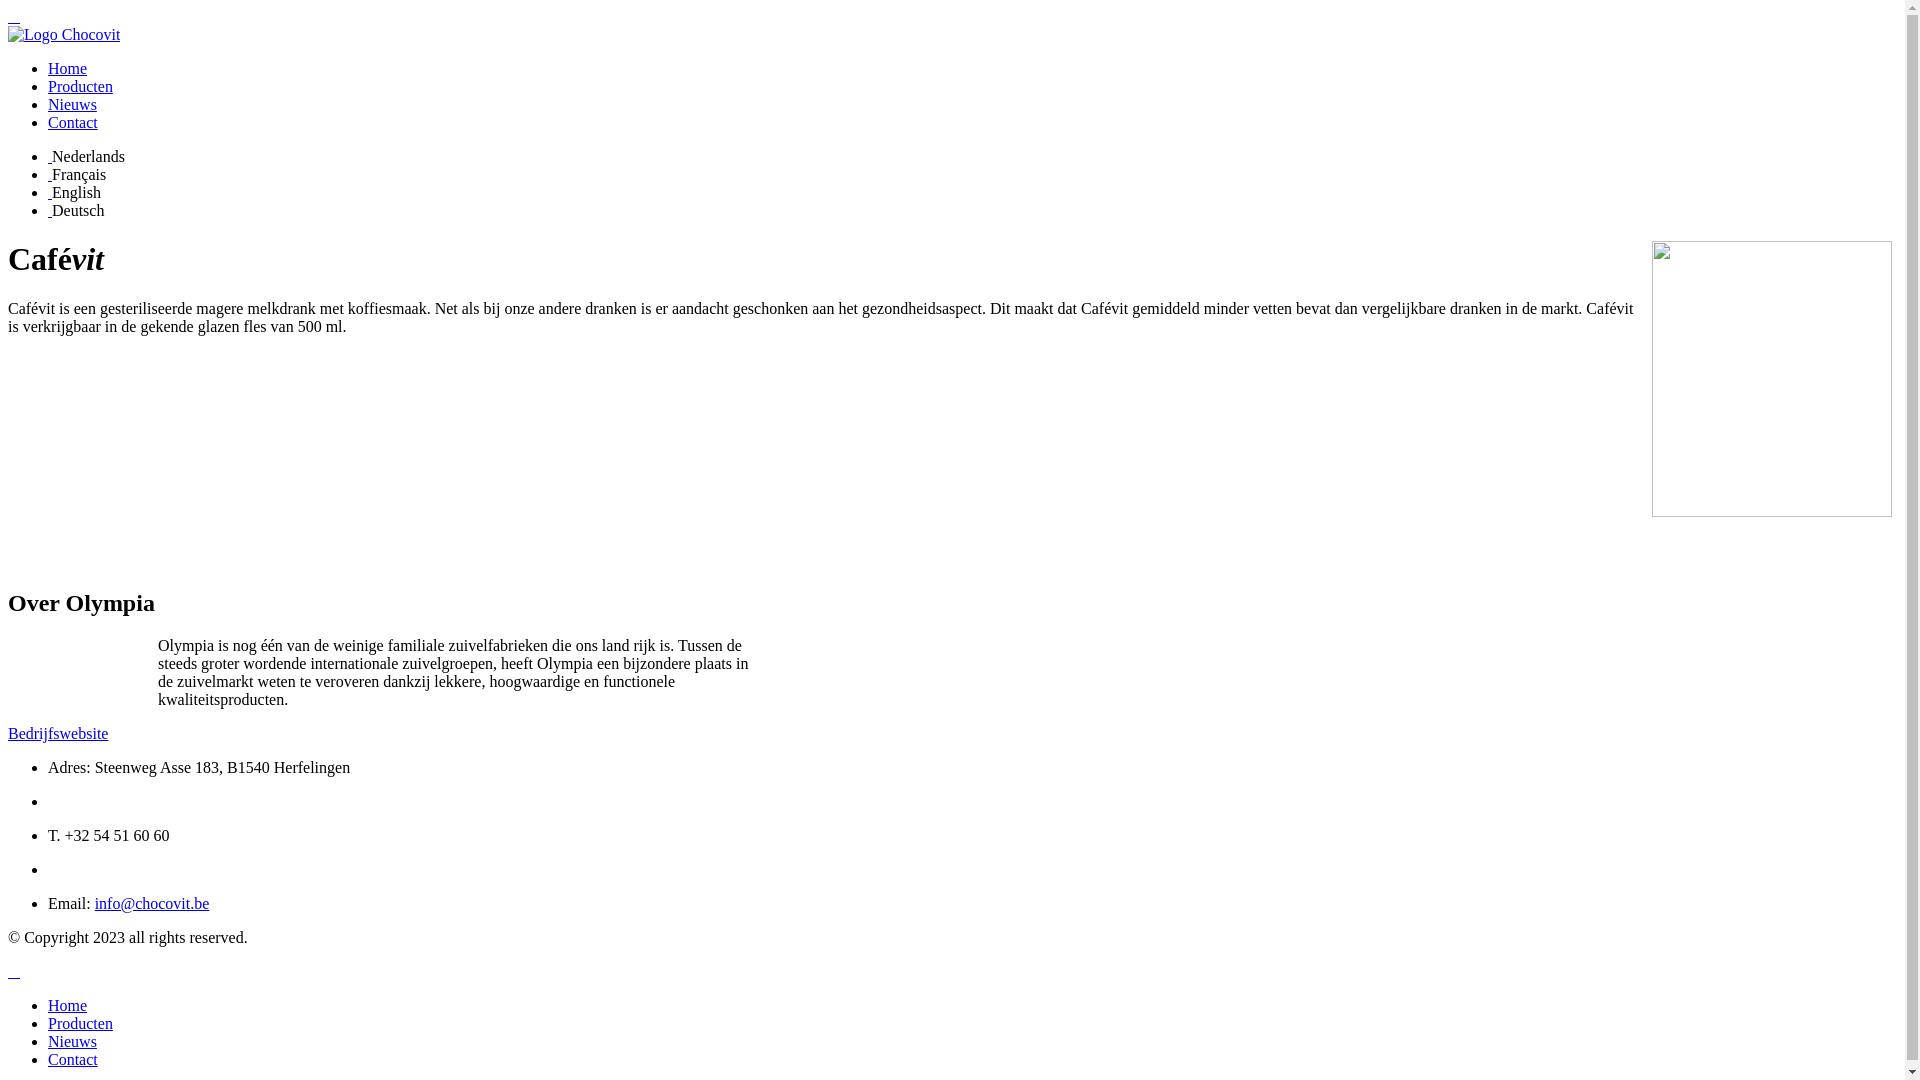 The height and width of the screenshot is (1080, 1920). Describe the element at coordinates (49, 173) in the screenshot. I see `' '` at that location.